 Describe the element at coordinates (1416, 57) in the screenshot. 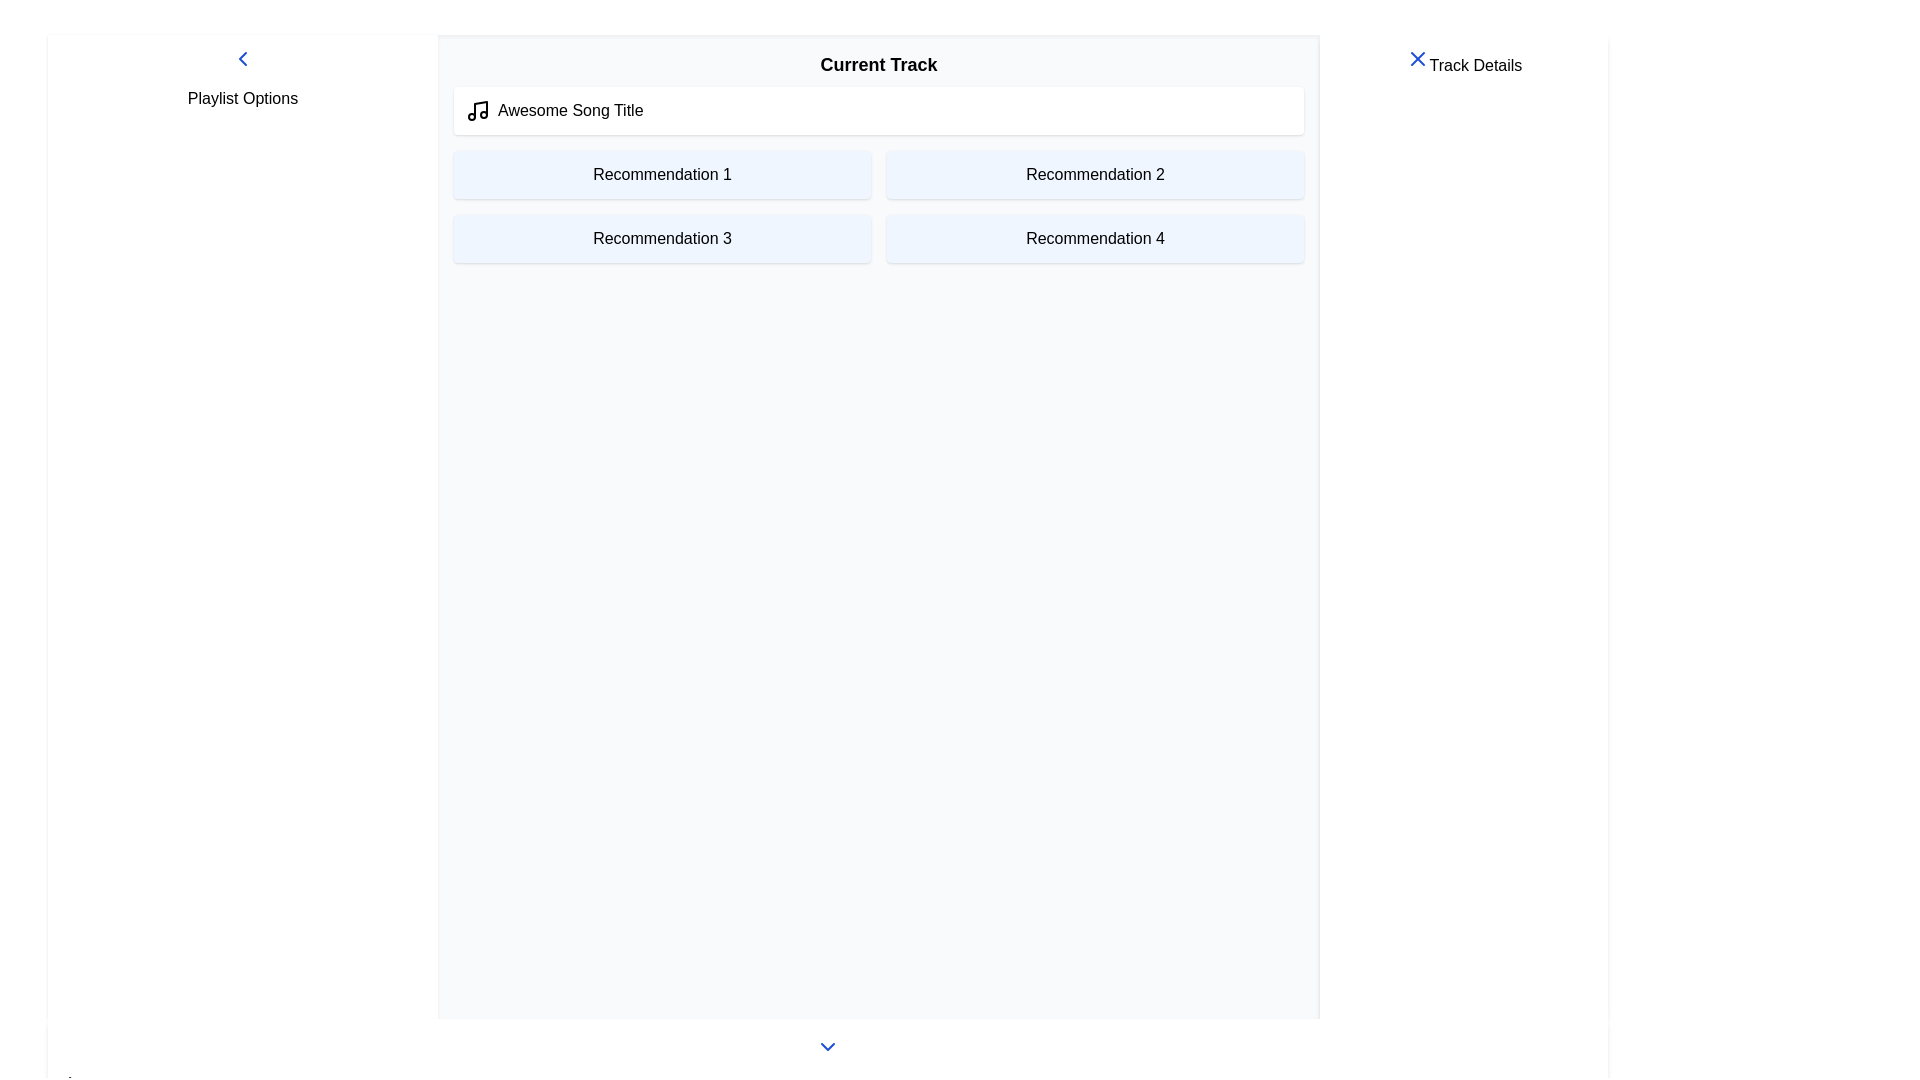

I see `the close button located at the top-right corner of the 'Track Details' card` at that location.